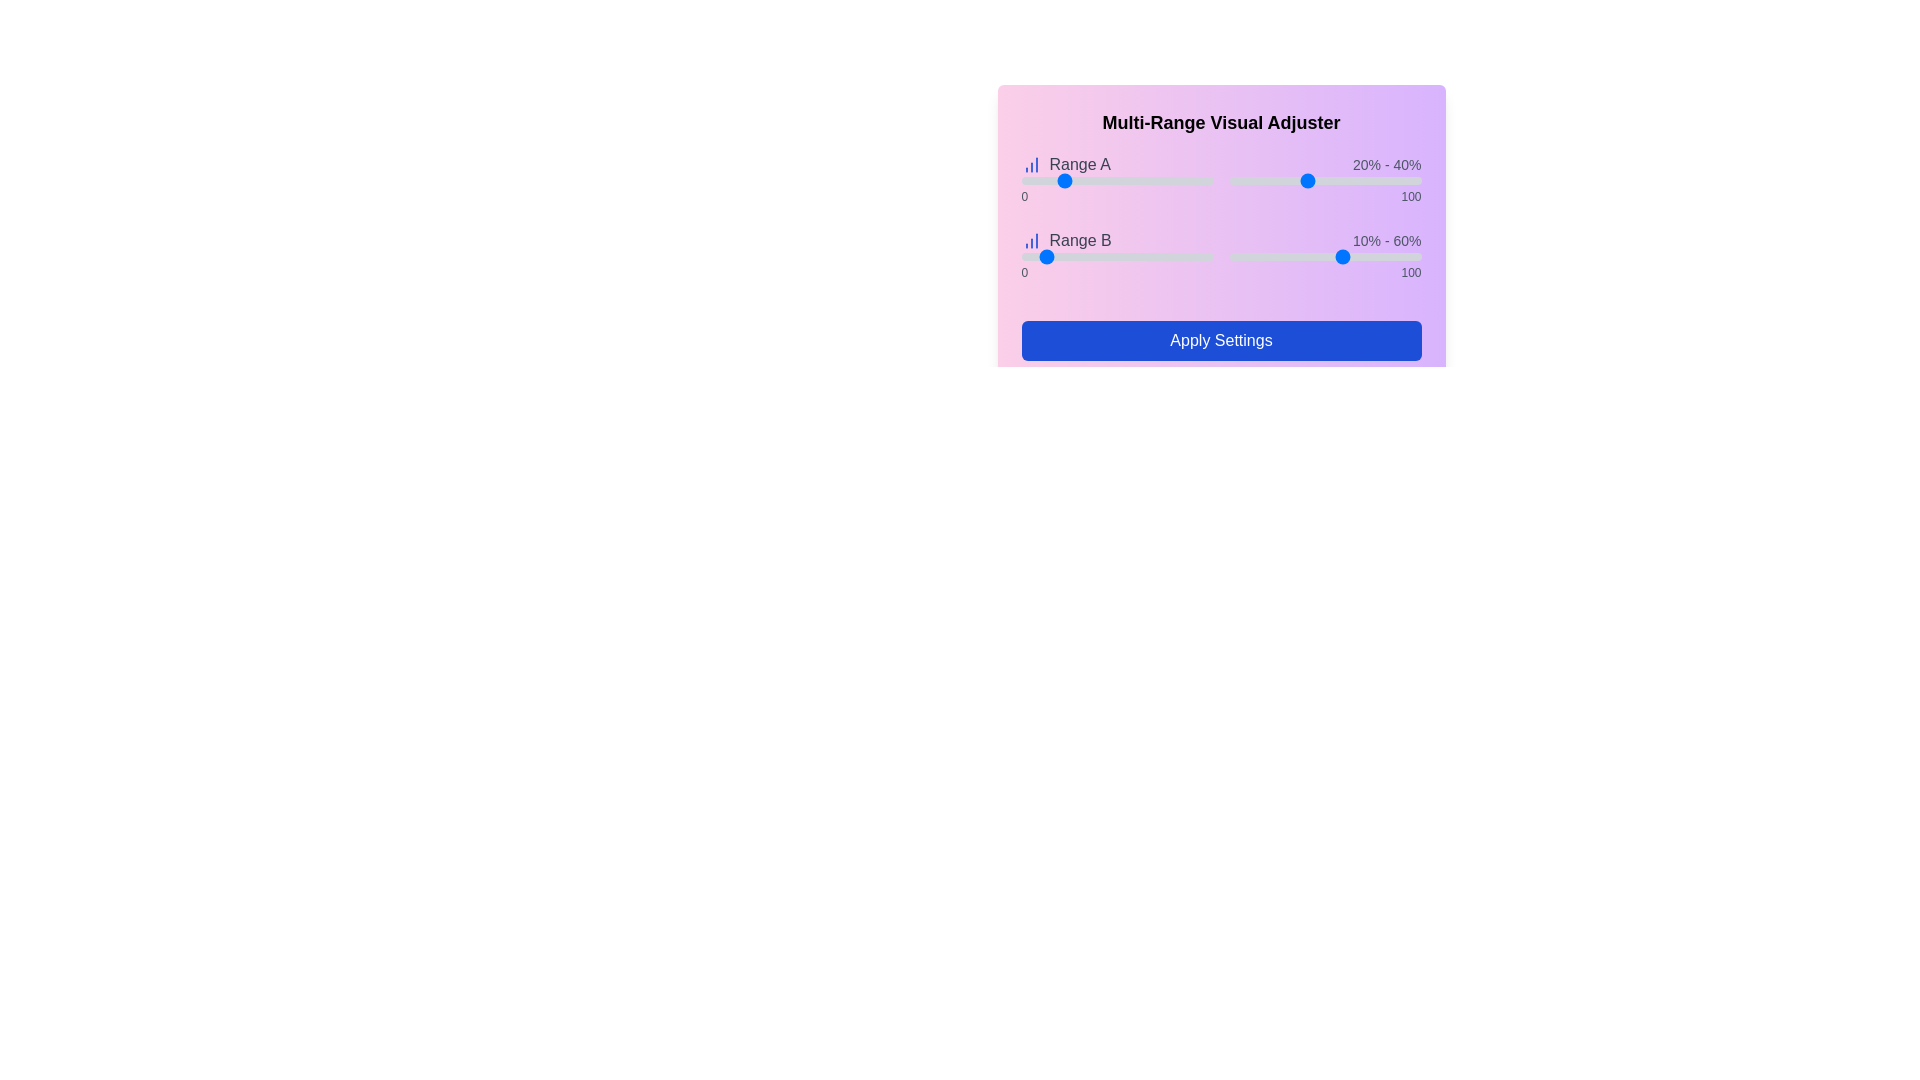  I want to click on the slider, so click(1173, 181).